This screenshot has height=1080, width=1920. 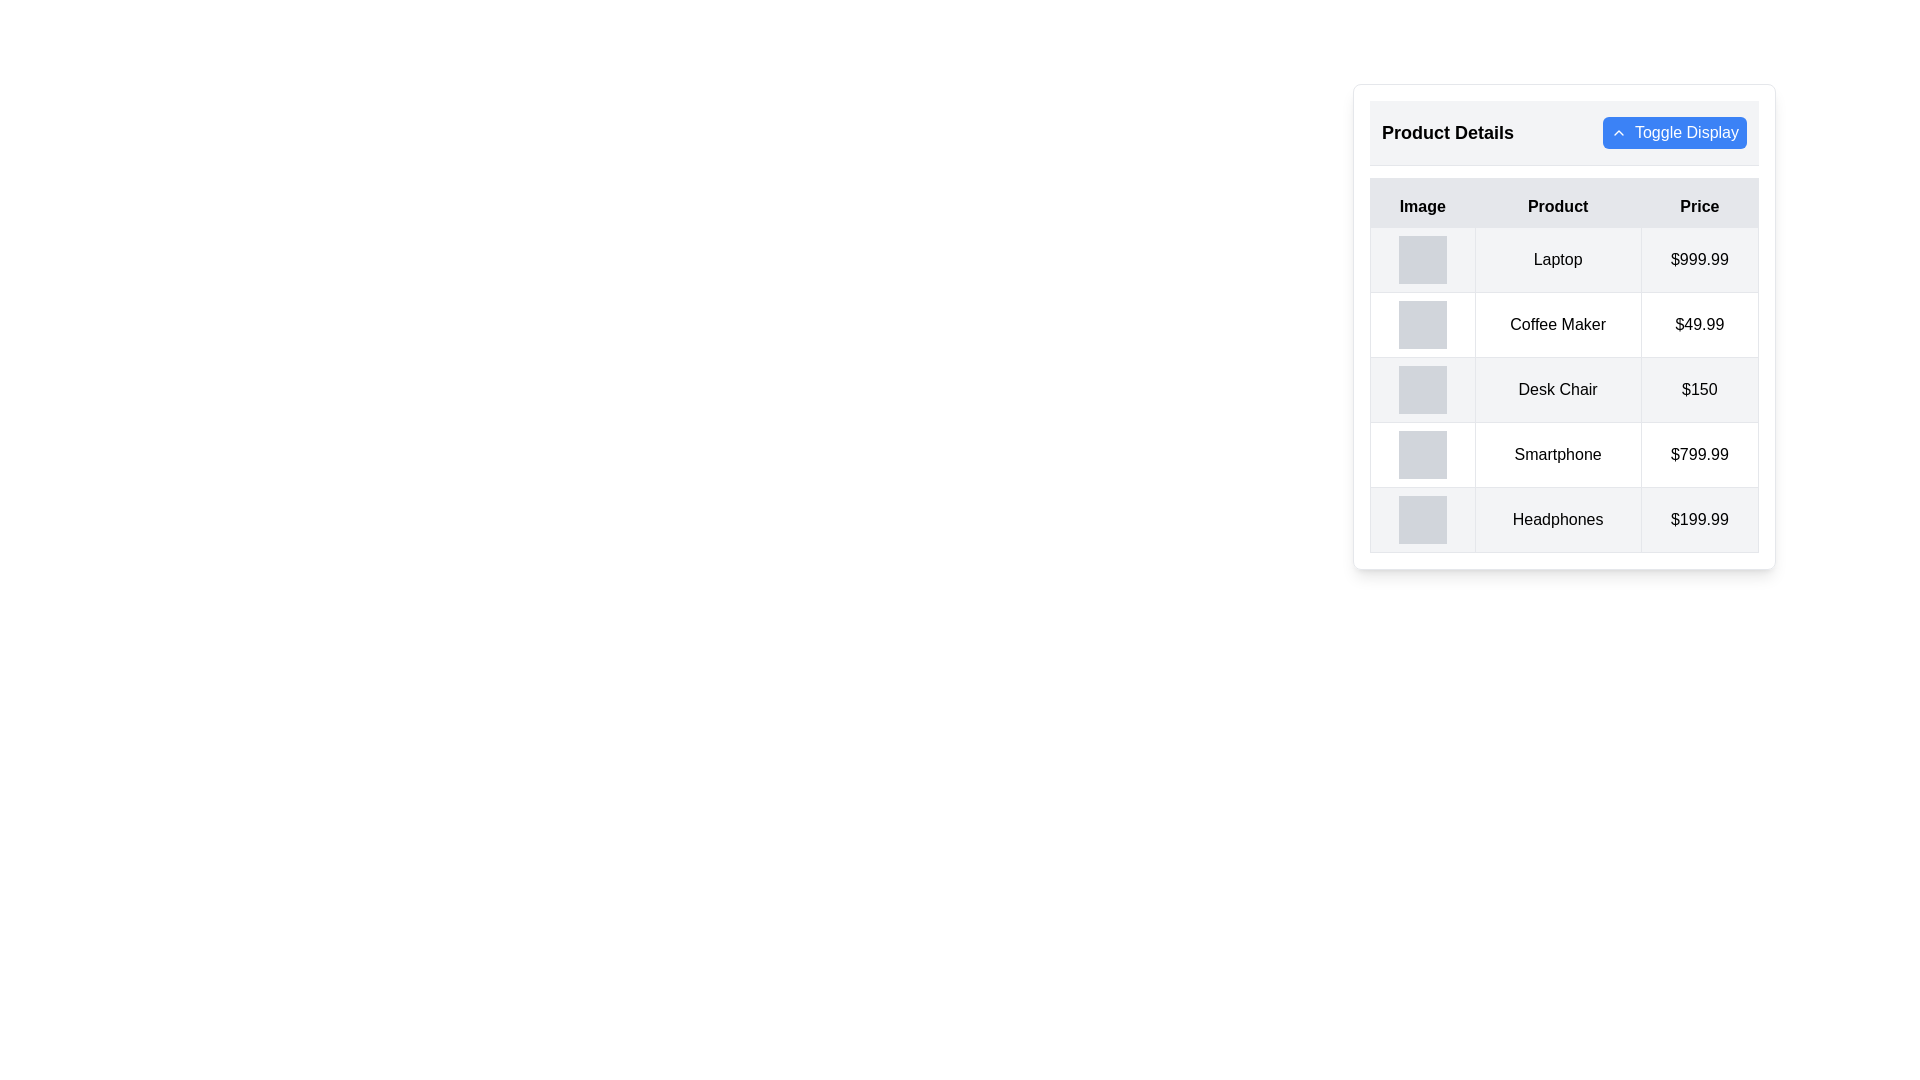 I want to click on the price display for the product 'Headphones' located in the last row of the table under the 'Price' column, so click(x=1698, y=519).